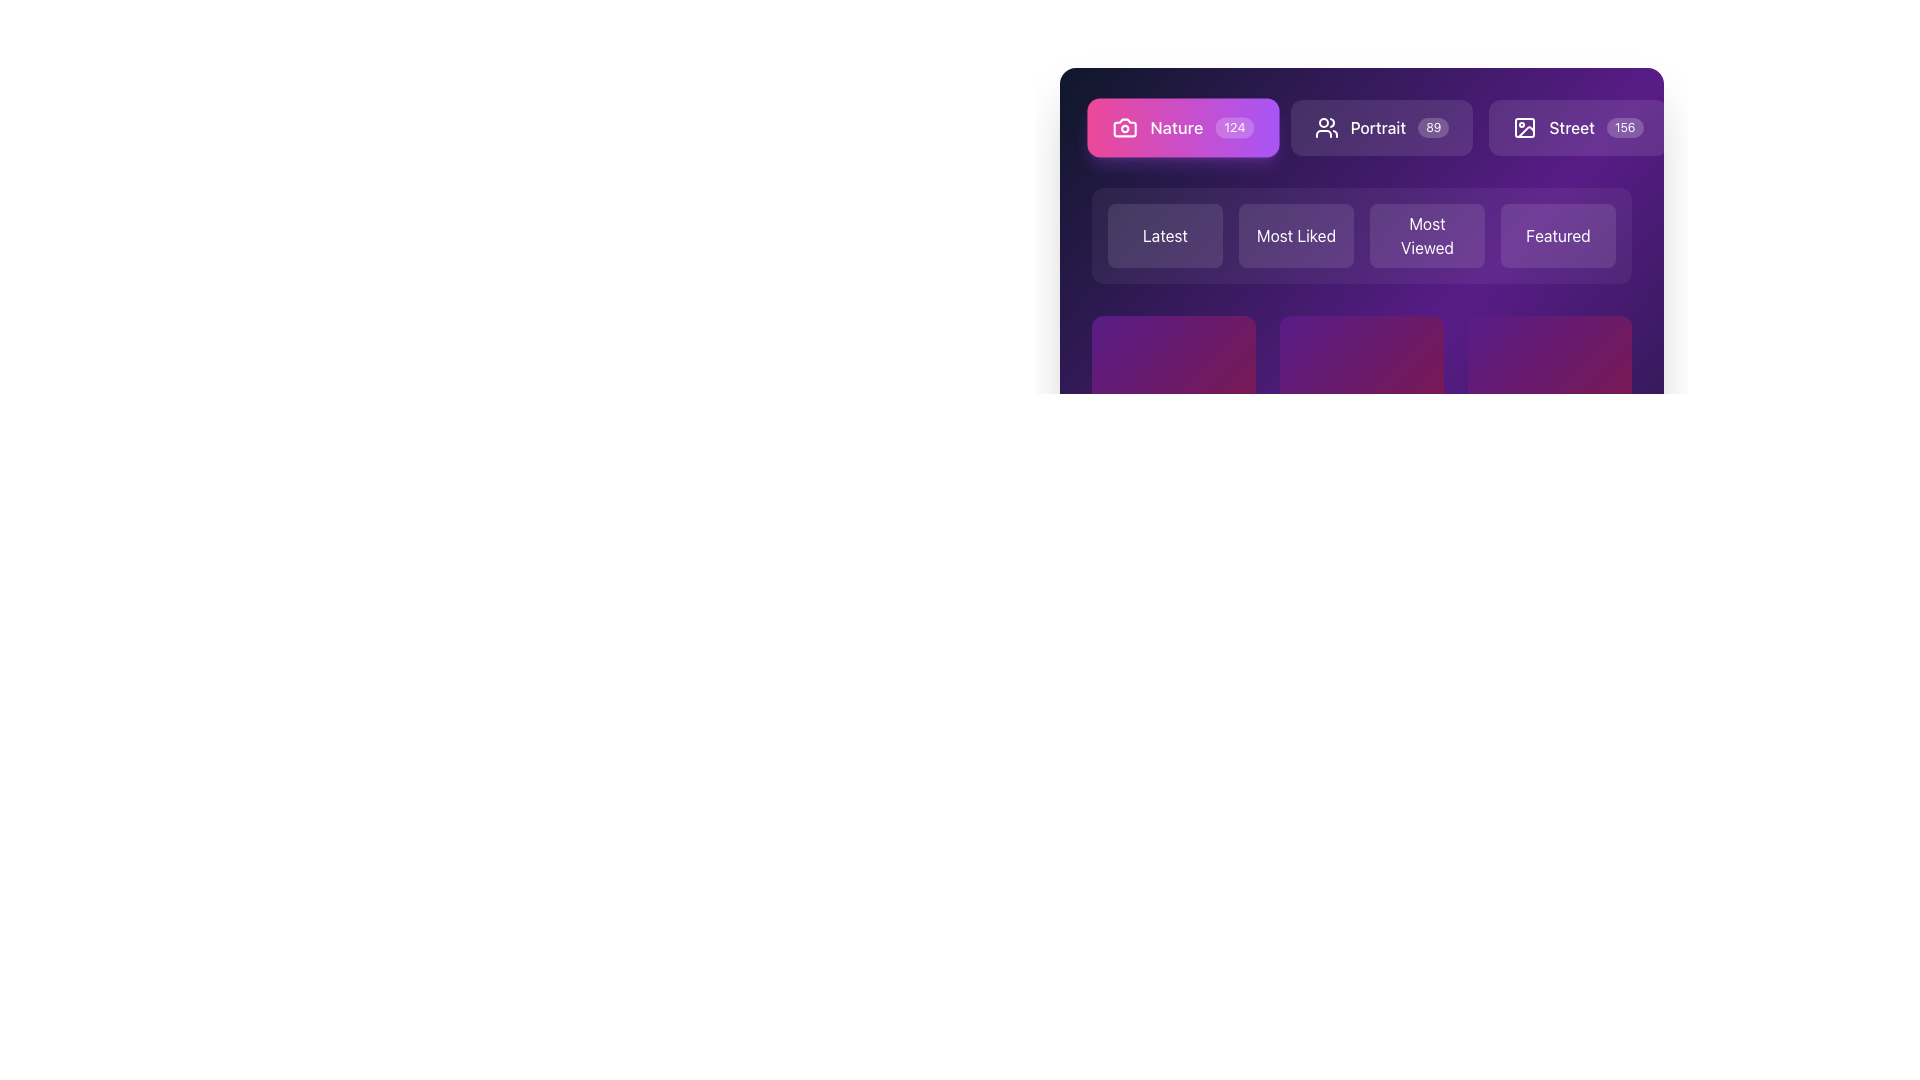 The image size is (1920, 1080). I want to click on the Count badge, which is a small capsule-shaped badge with the number '156' in white text, located to the right of the 'Street' button in the top-right corner of the interface, so click(1625, 127).